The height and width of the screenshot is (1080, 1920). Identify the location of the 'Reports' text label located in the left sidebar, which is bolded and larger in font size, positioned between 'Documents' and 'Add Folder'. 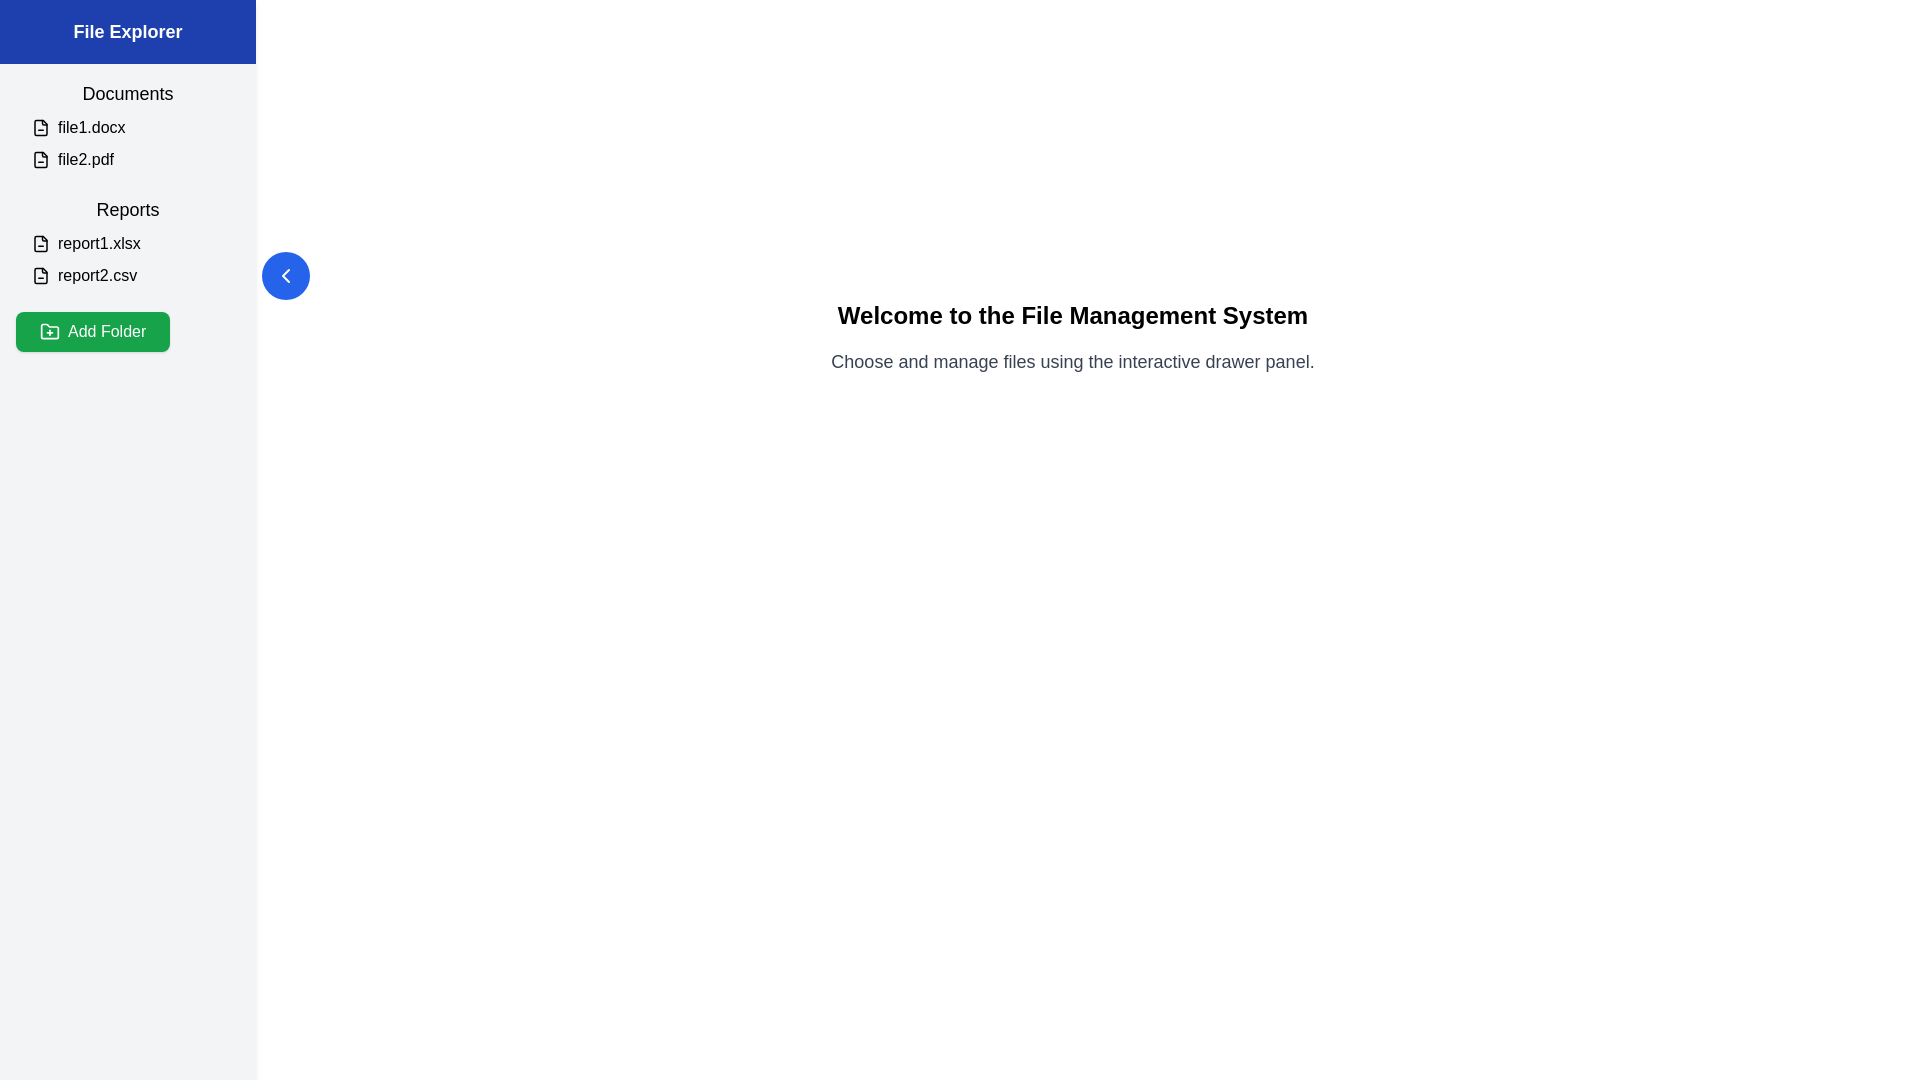
(127, 209).